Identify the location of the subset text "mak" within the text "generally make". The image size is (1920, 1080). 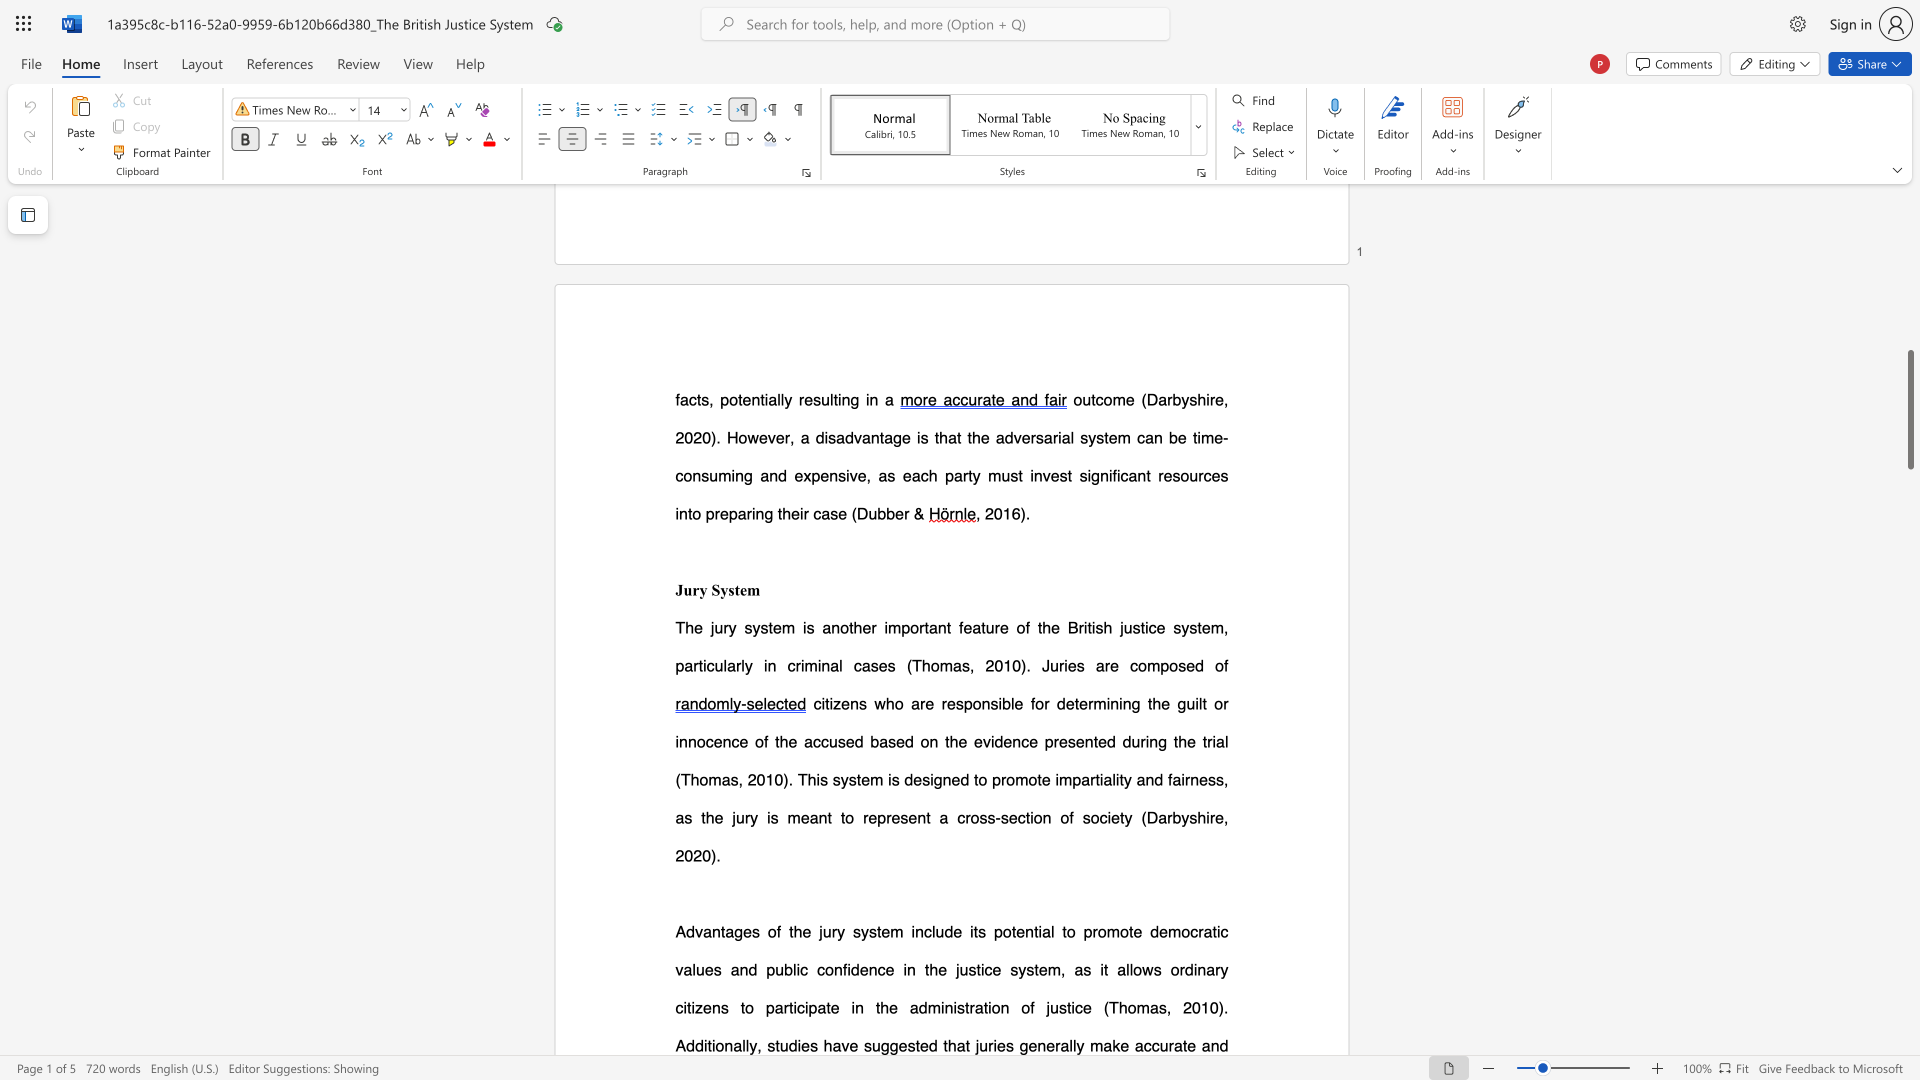
(1089, 1044).